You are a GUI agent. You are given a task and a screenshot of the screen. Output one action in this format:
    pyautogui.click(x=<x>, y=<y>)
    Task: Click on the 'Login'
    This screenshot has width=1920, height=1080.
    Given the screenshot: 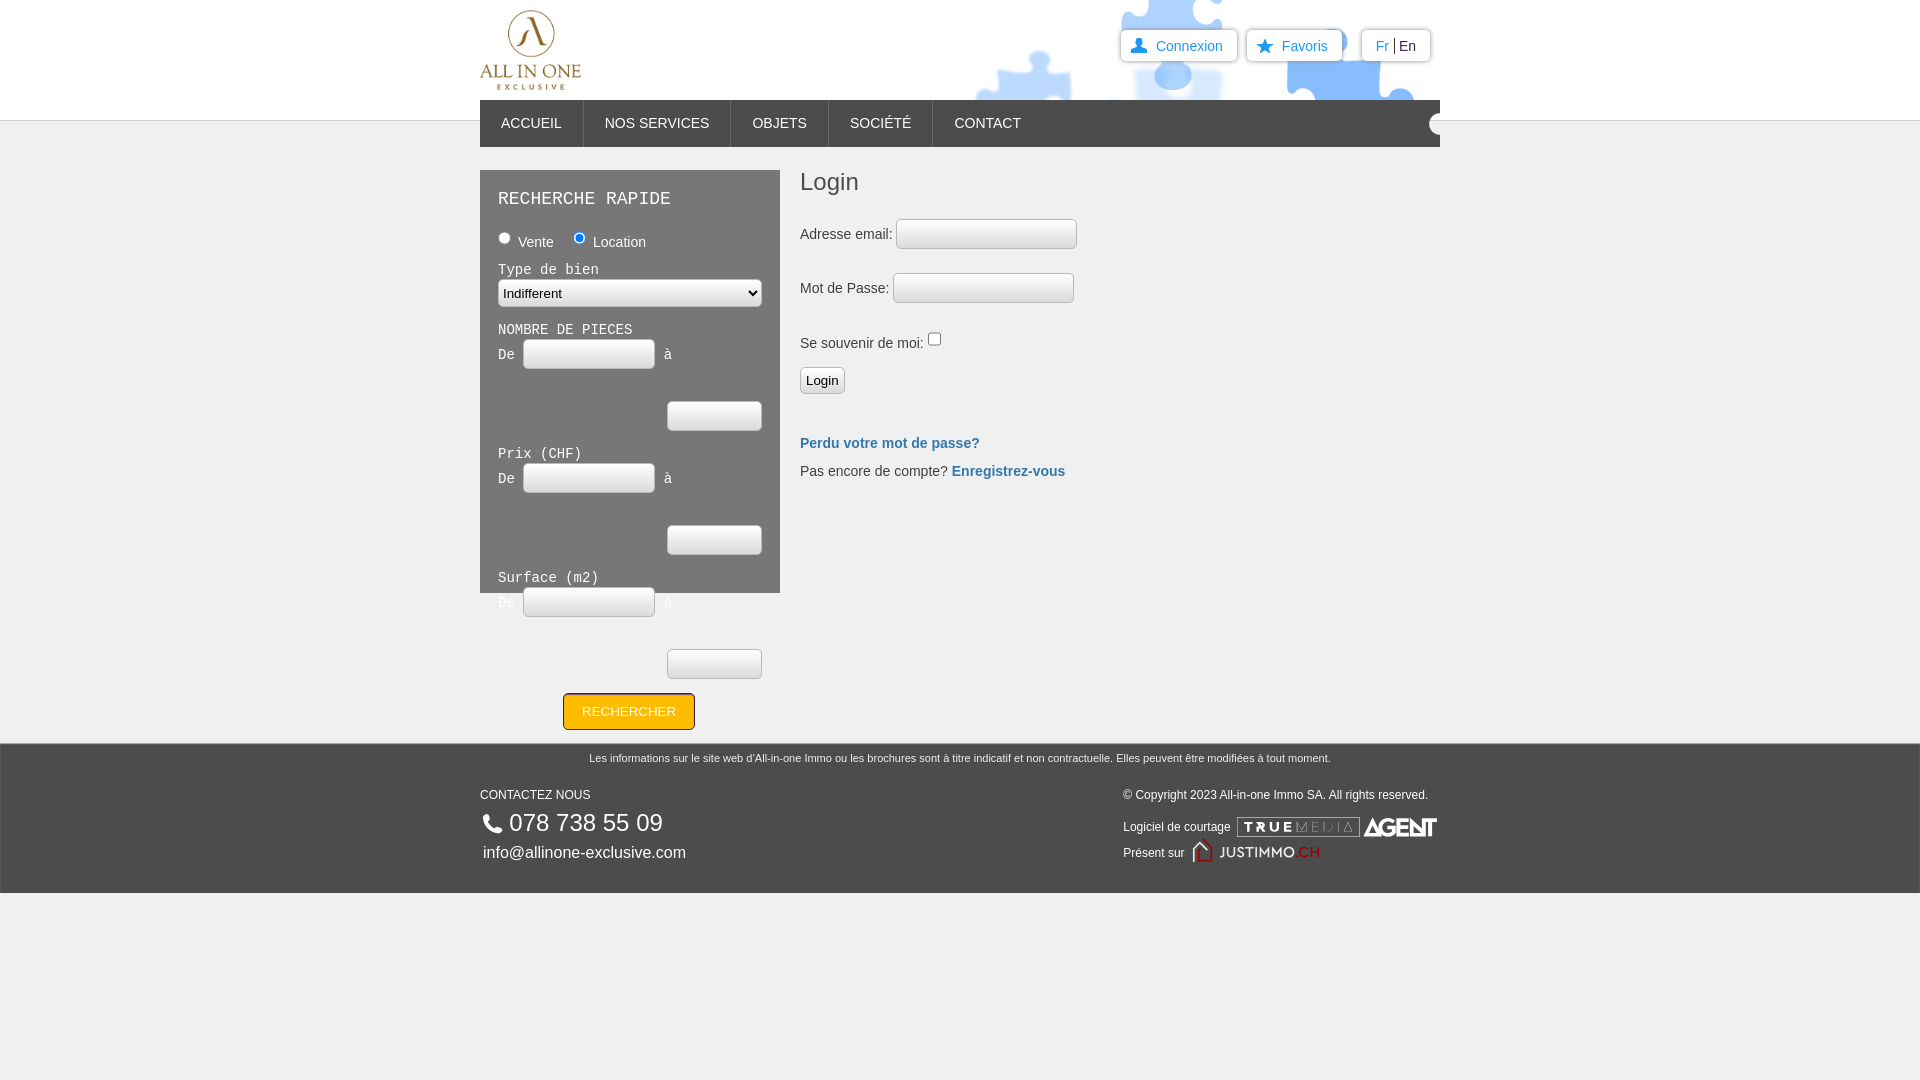 What is the action you would take?
    pyautogui.click(x=822, y=380)
    